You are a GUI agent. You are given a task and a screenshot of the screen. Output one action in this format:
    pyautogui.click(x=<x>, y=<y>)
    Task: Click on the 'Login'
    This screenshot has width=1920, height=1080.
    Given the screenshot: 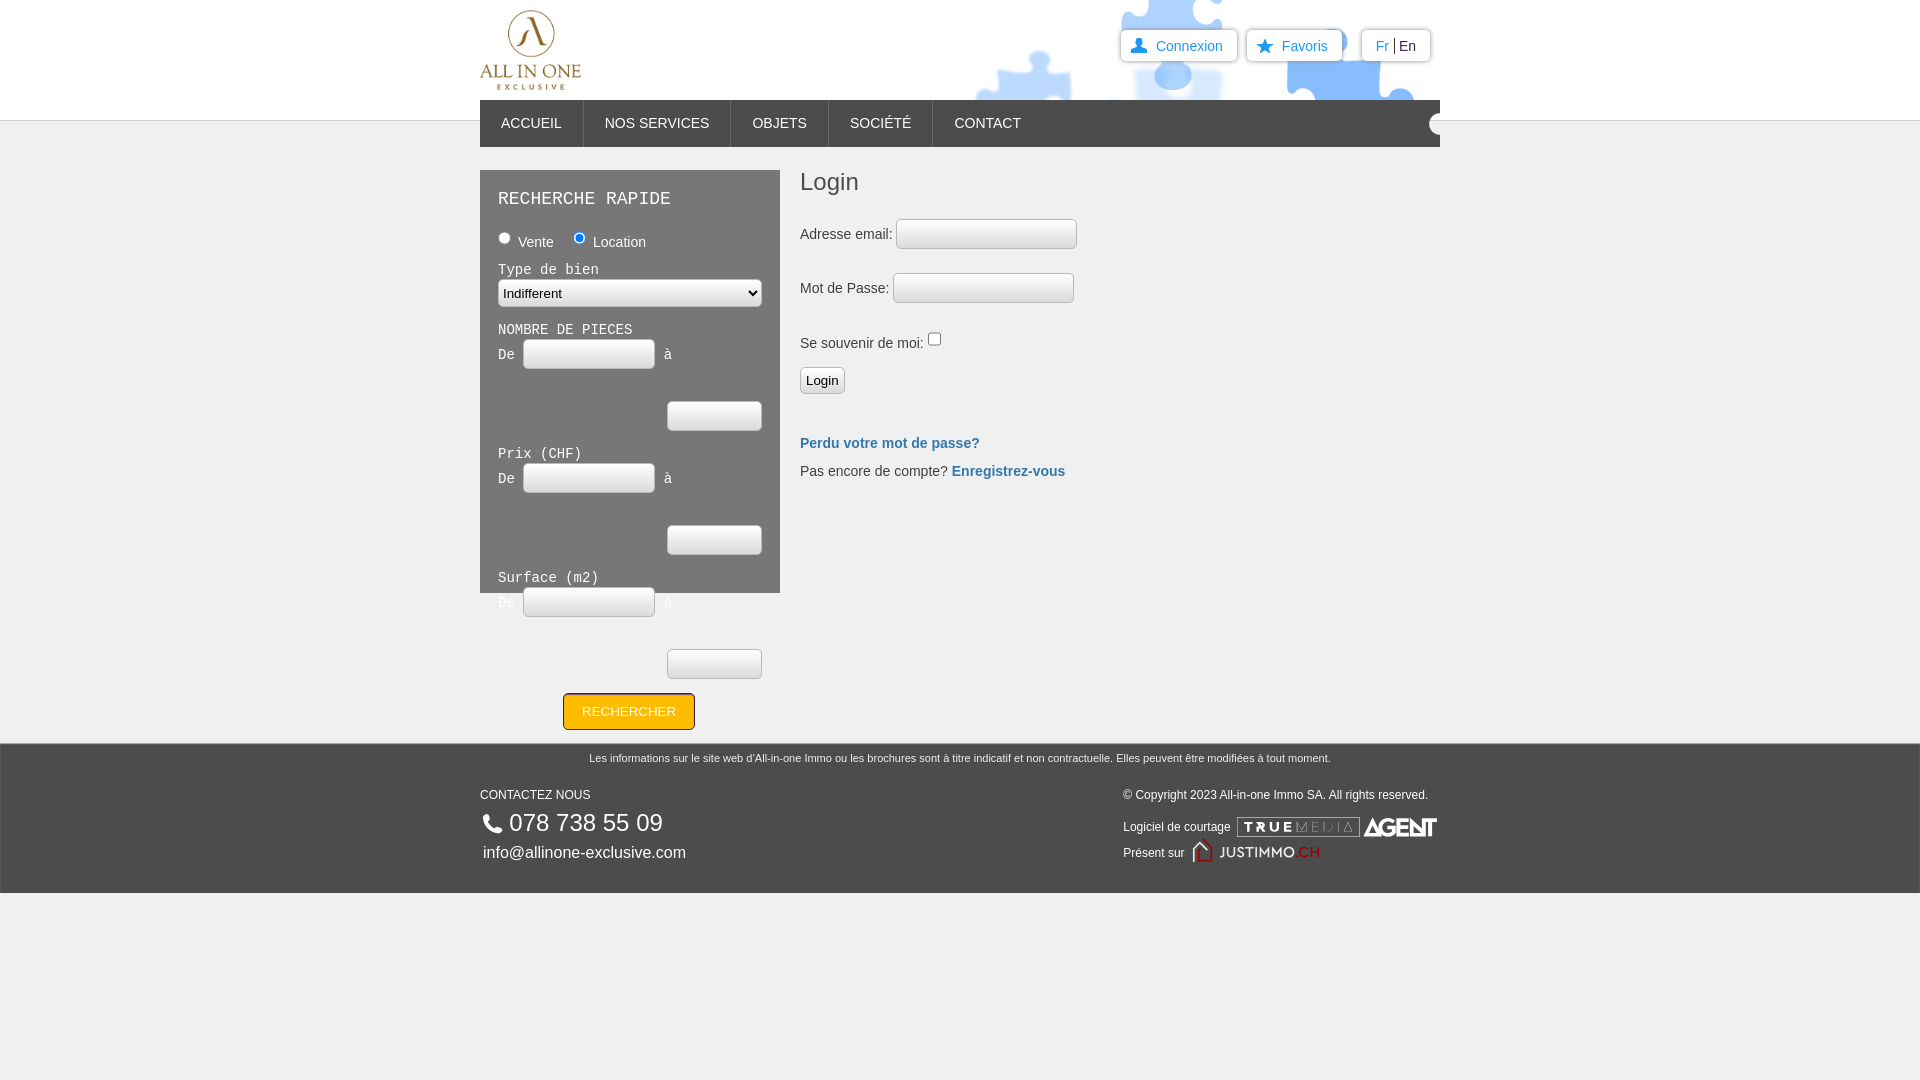 What is the action you would take?
    pyautogui.click(x=822, y=380)
    